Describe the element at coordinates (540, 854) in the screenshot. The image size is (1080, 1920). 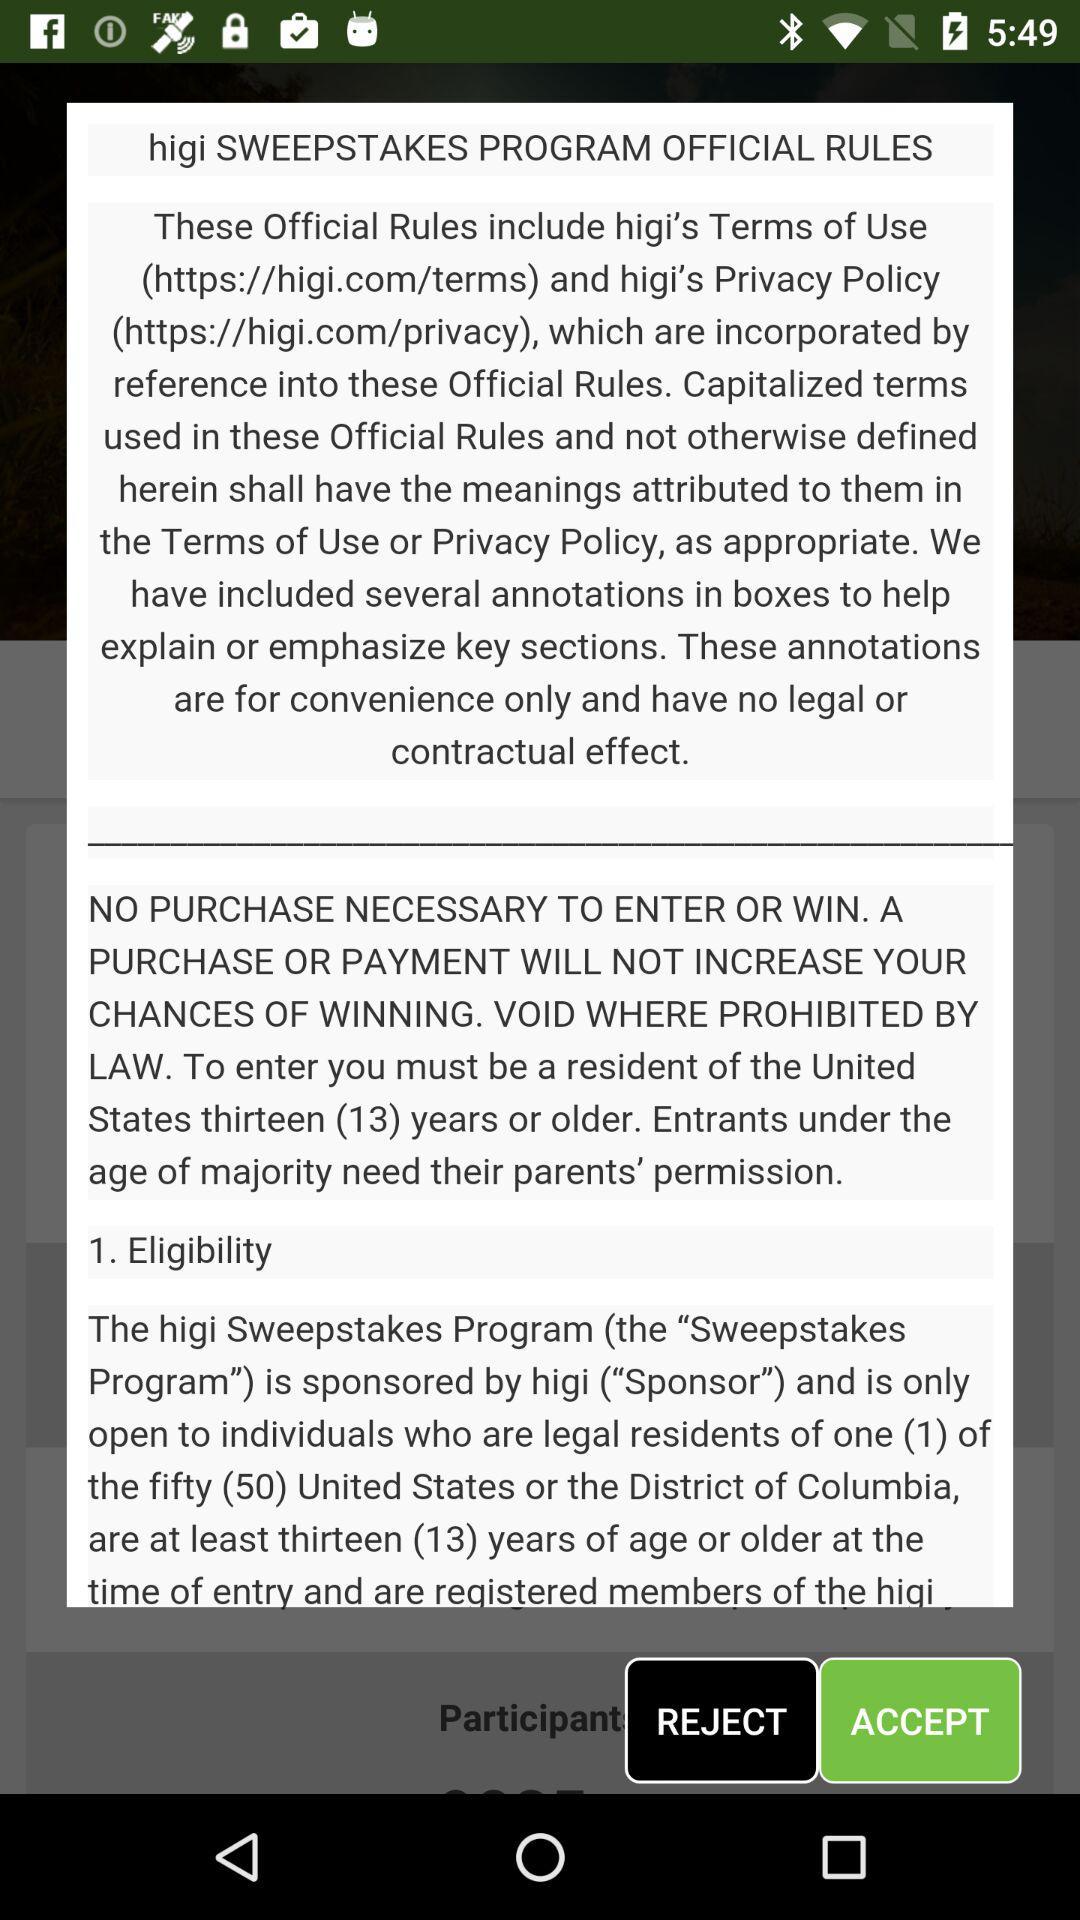
I see `display screen` at that location.